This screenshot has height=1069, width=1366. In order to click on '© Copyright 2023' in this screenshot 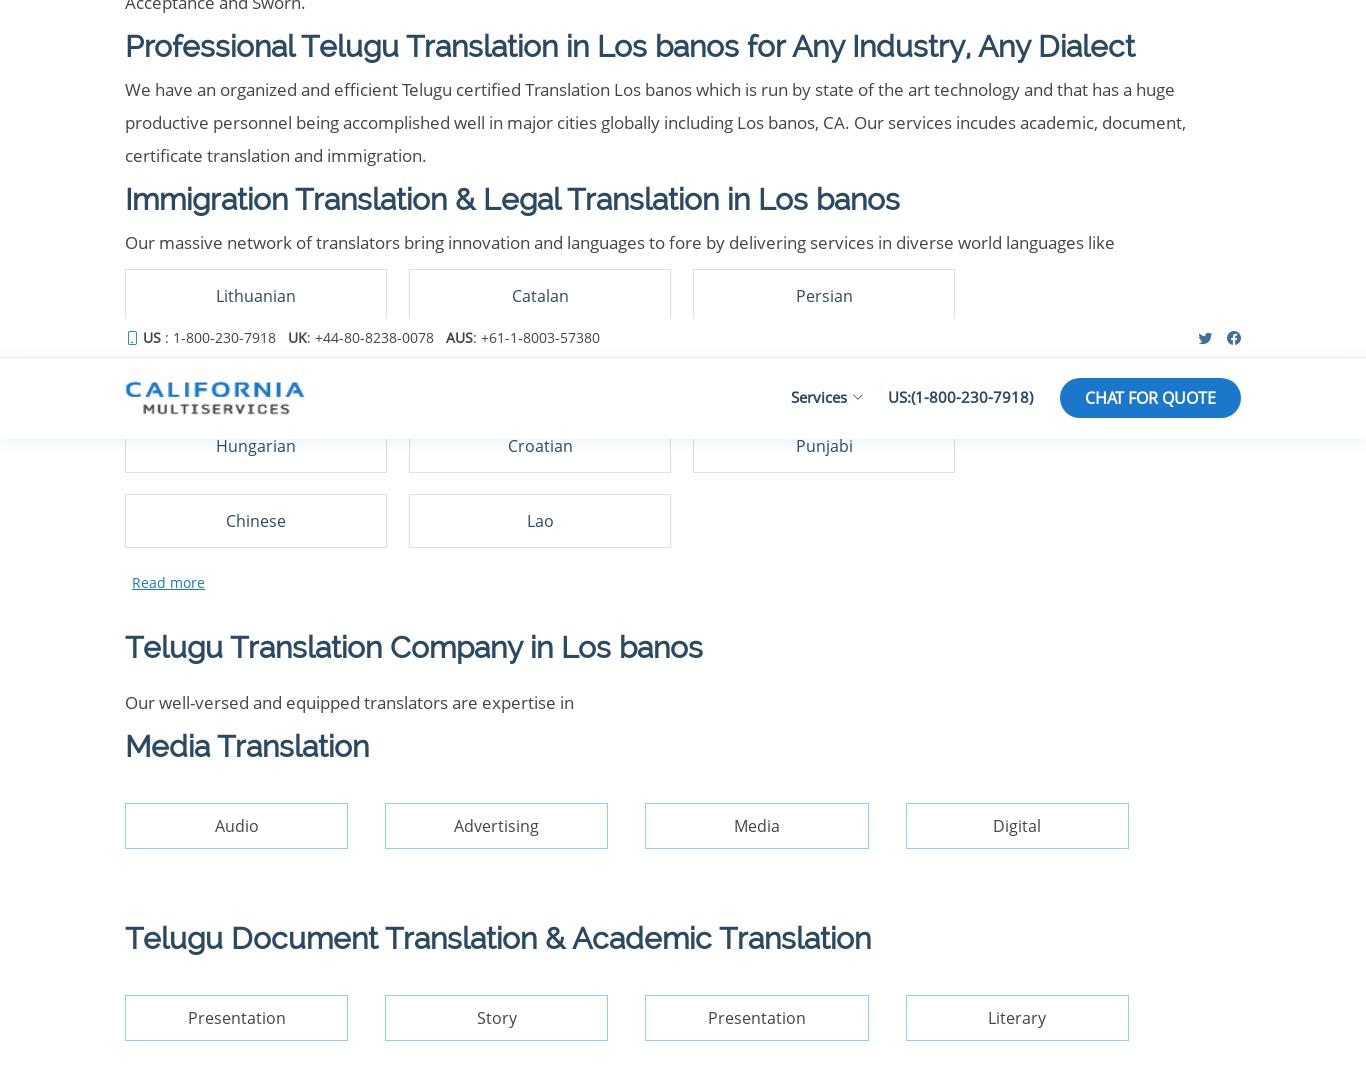, I will do `click(192, 676)`.